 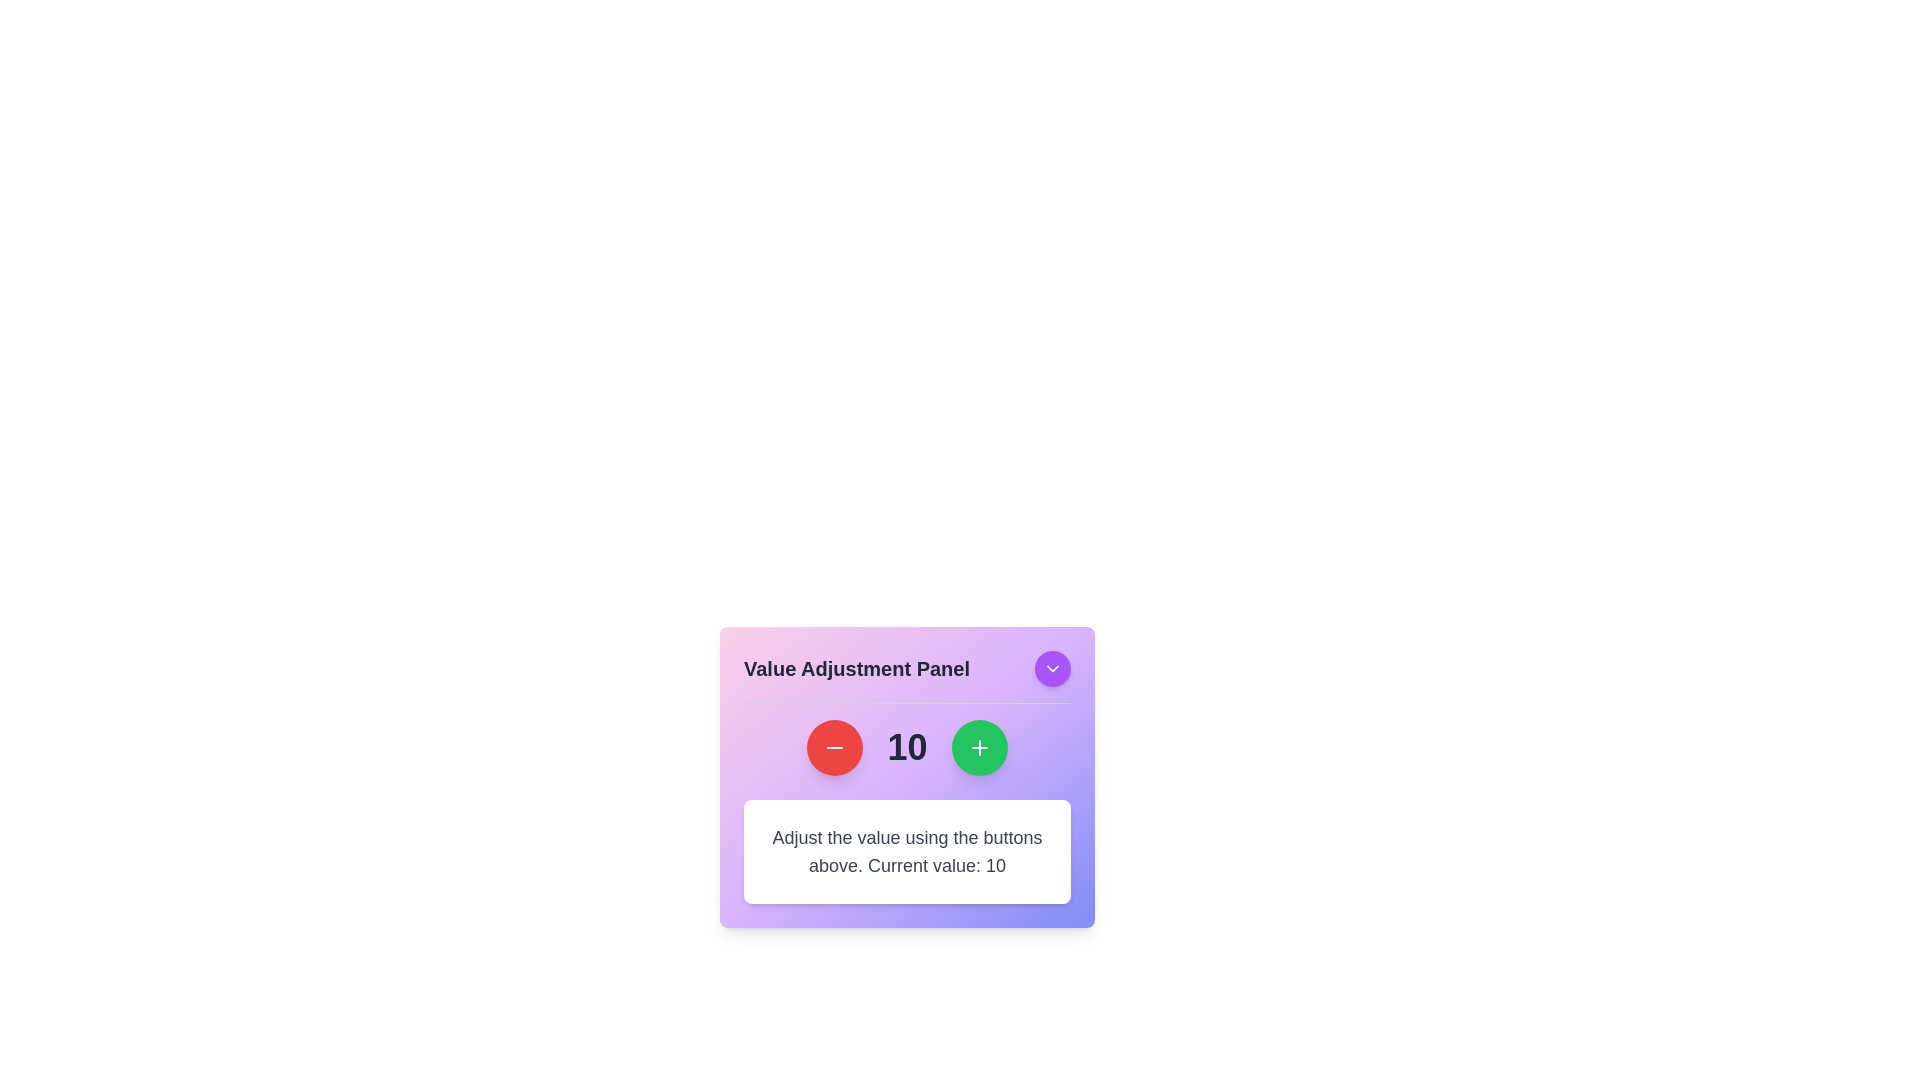 I want to click on the dropdown button located in the upper-right corner of the 'Value Adjustment Panel' section for keyboard interaction, so click(x=1051, y=668).